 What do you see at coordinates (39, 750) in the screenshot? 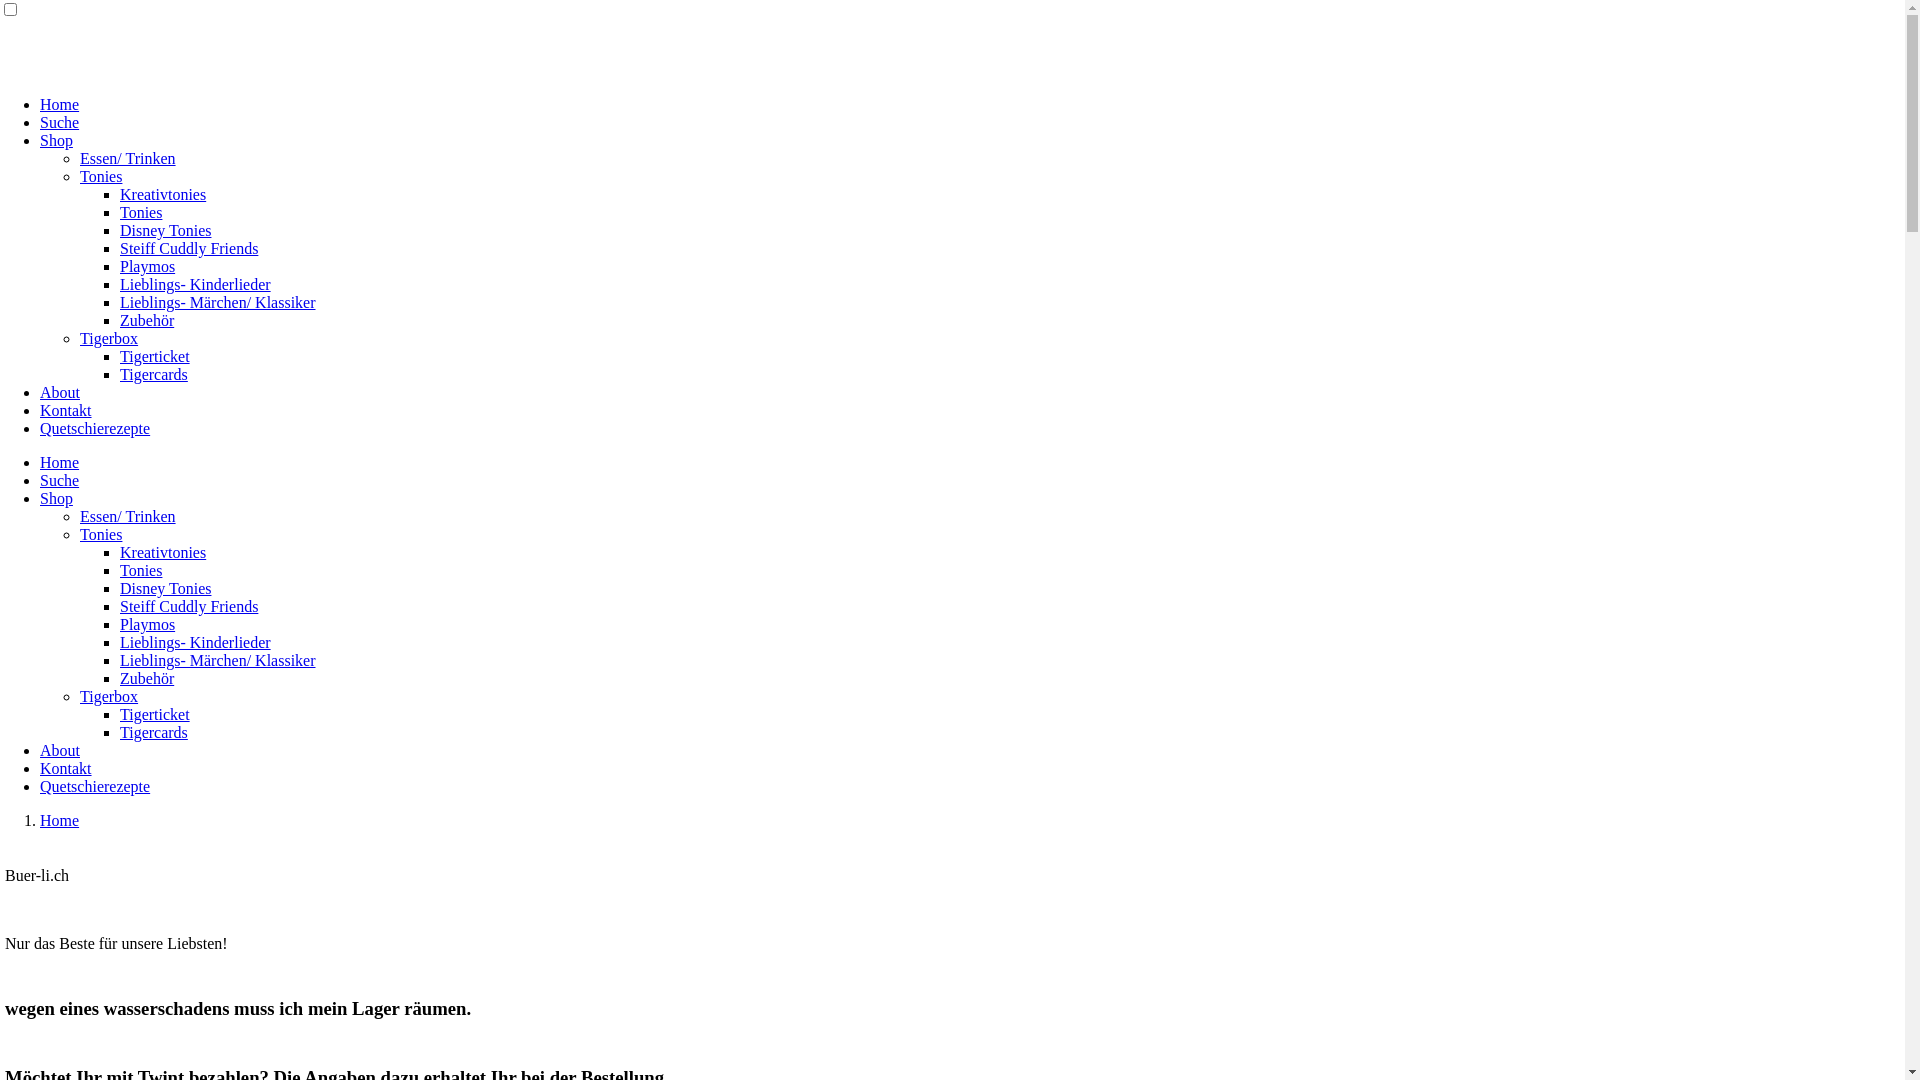
I see `'About'` at bounding box center [39, 750].